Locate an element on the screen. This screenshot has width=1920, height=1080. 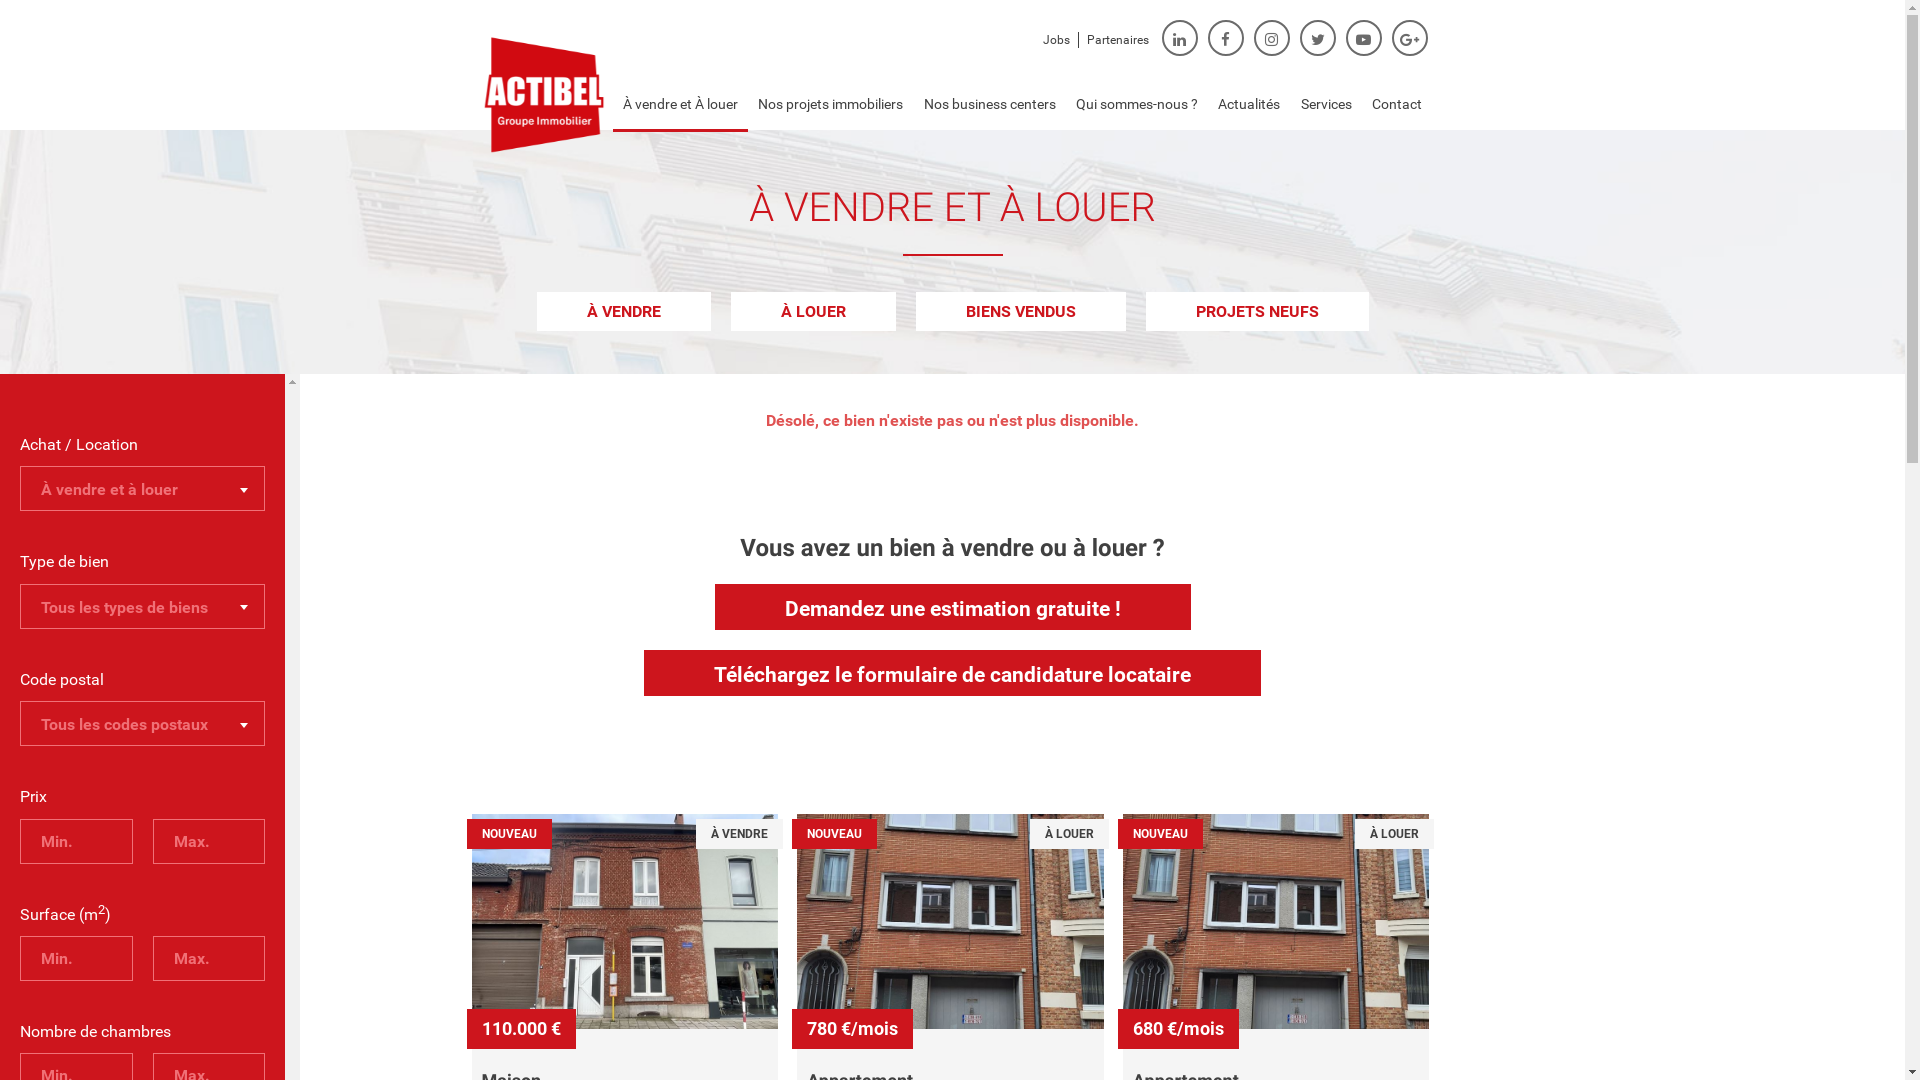
'Qui sommes-nous ?' is located at coordinates (1137, 104).